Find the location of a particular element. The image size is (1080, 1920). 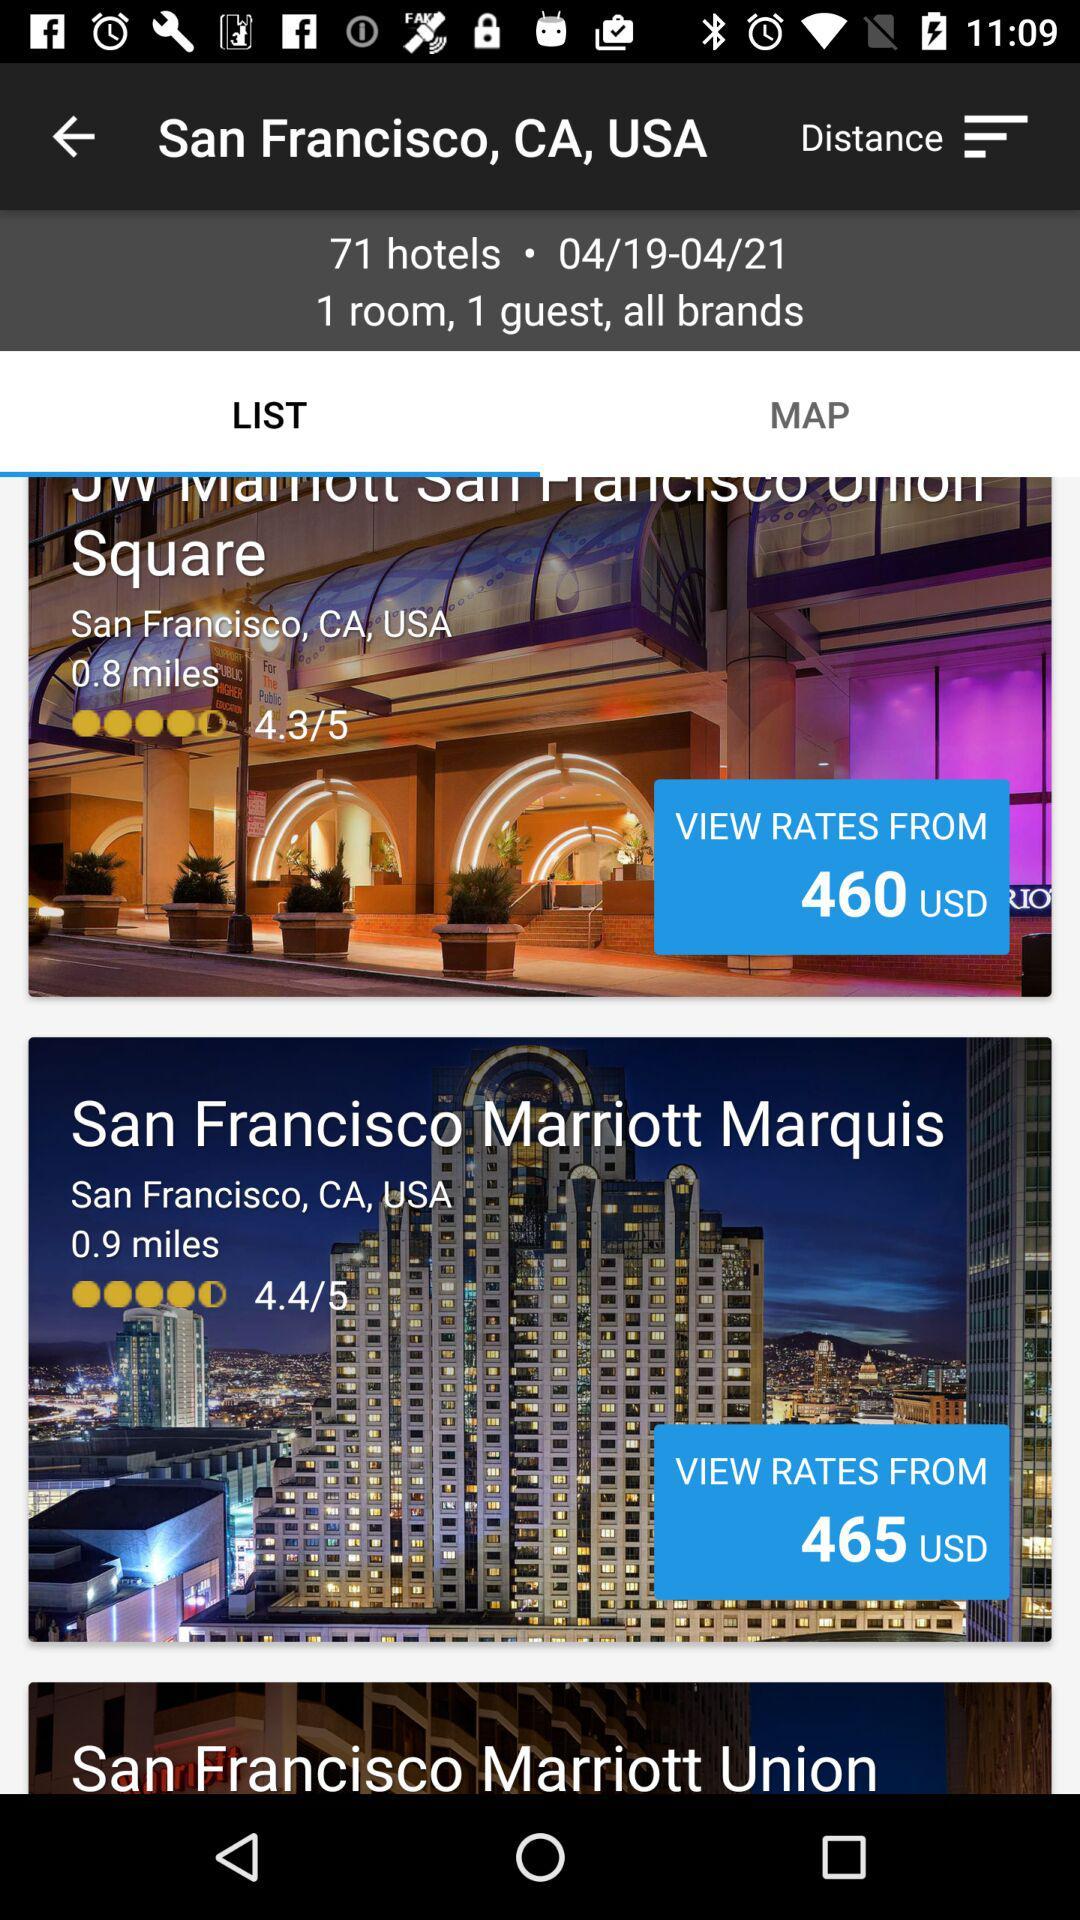

item to the left of the usd icon is located at coordinates (854, 890).